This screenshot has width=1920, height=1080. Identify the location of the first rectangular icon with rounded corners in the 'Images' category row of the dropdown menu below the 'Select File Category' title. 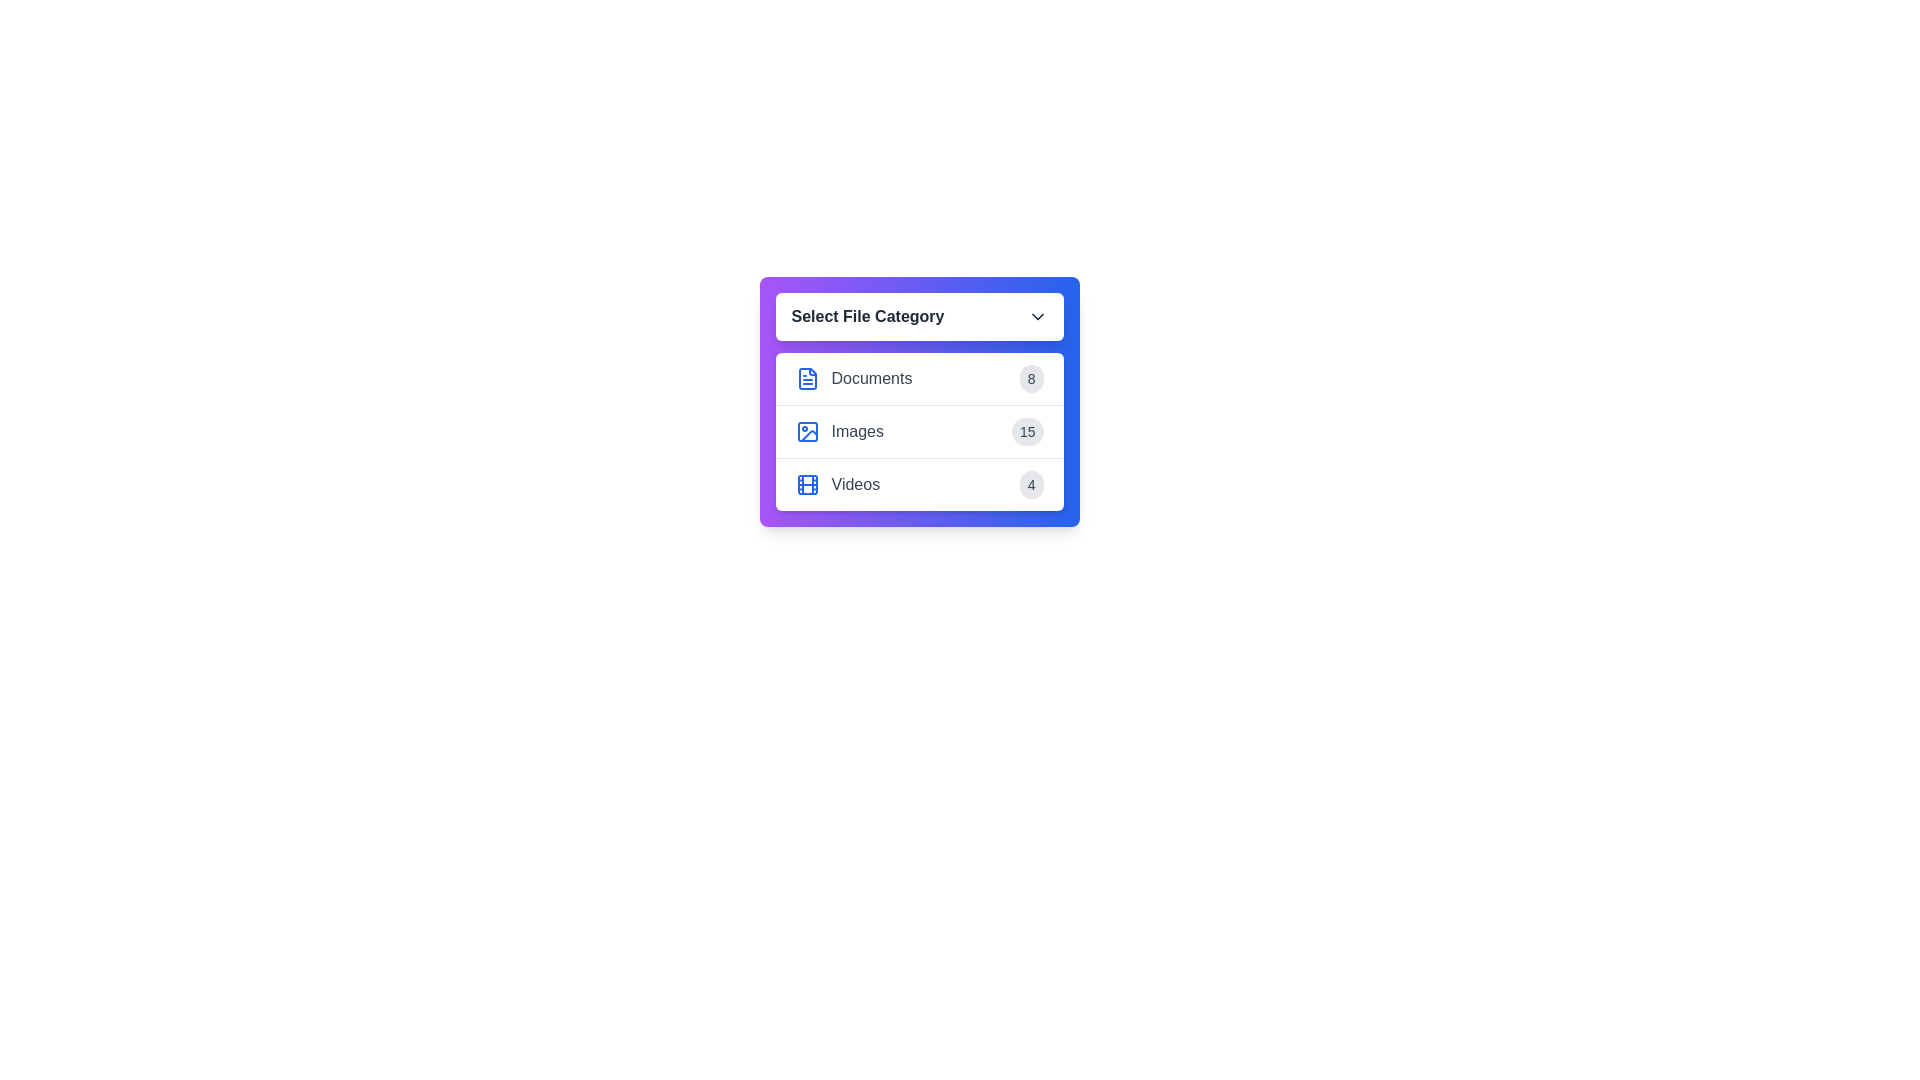
(807, 431).